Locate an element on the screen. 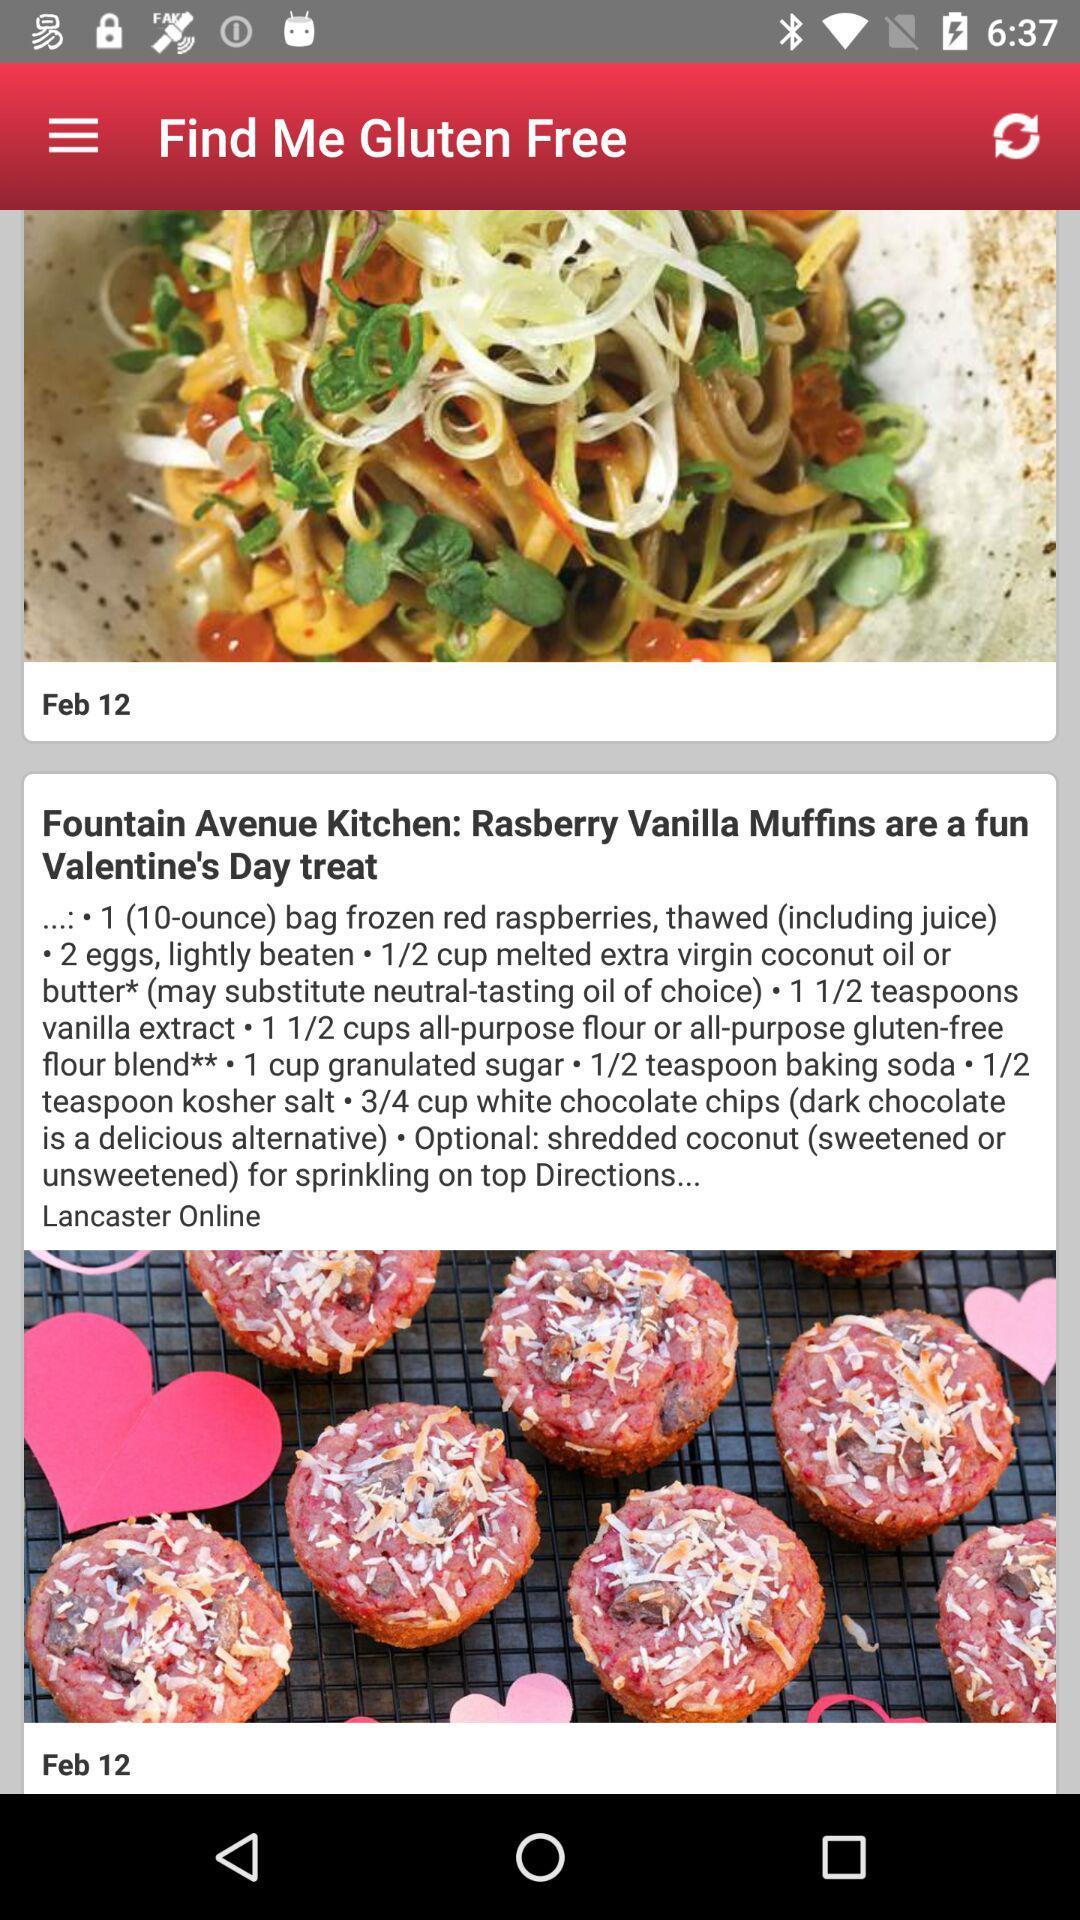 This screenshot has width=1080, height=1920. item below feb 12 item is located at coordinates (540, 843).